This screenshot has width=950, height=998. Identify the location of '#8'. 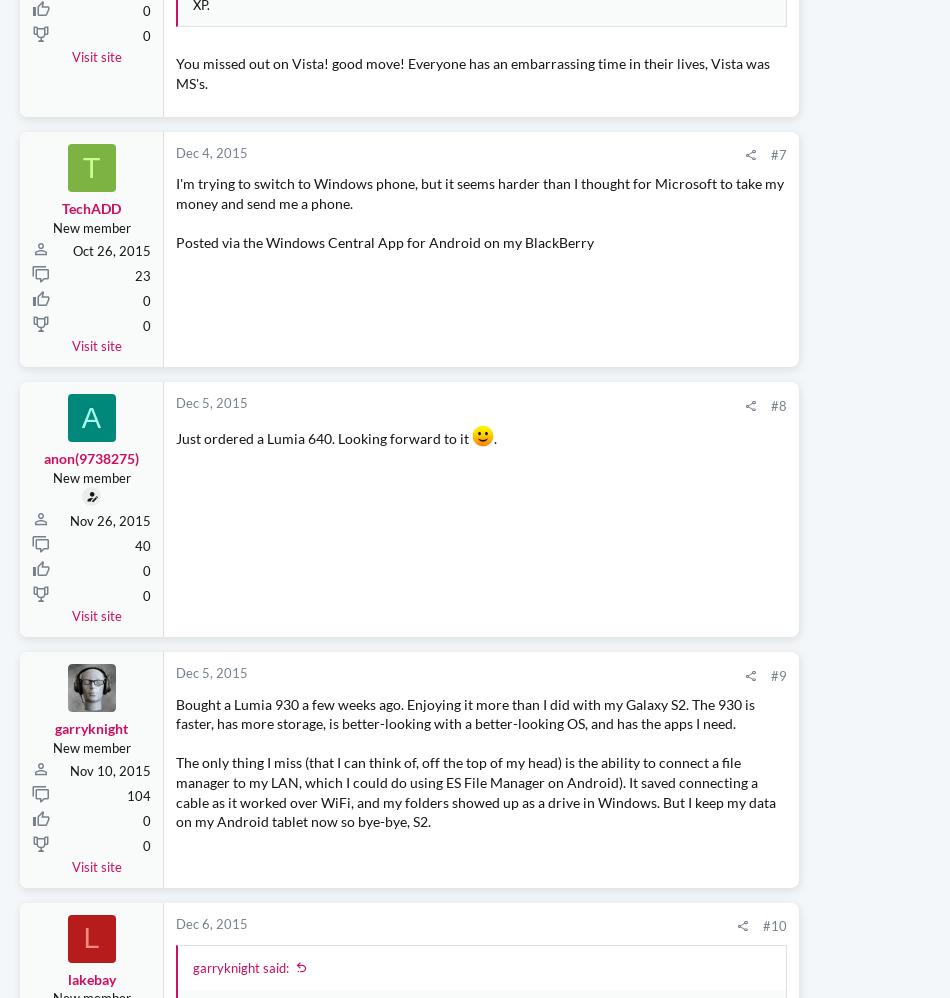
(590, 542).